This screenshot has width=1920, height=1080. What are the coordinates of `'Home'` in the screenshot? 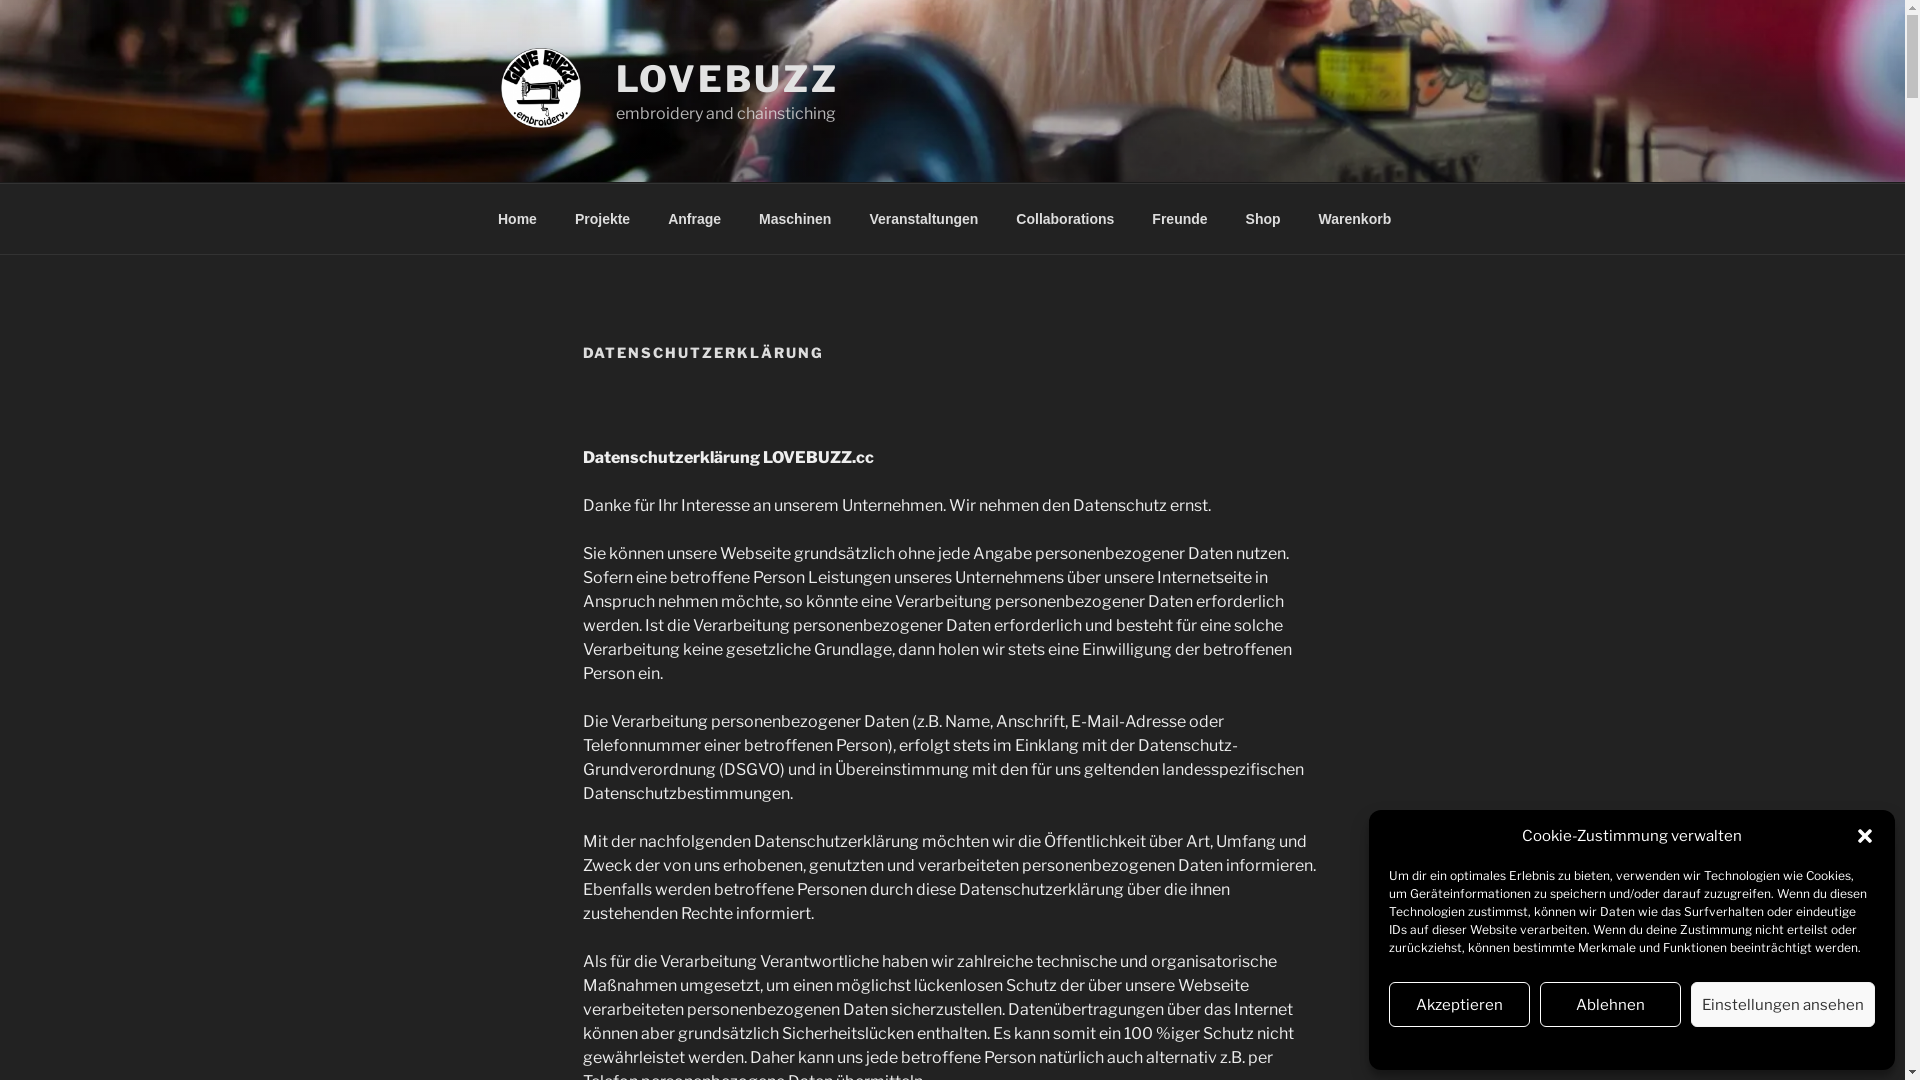 It's located at (517, 218).